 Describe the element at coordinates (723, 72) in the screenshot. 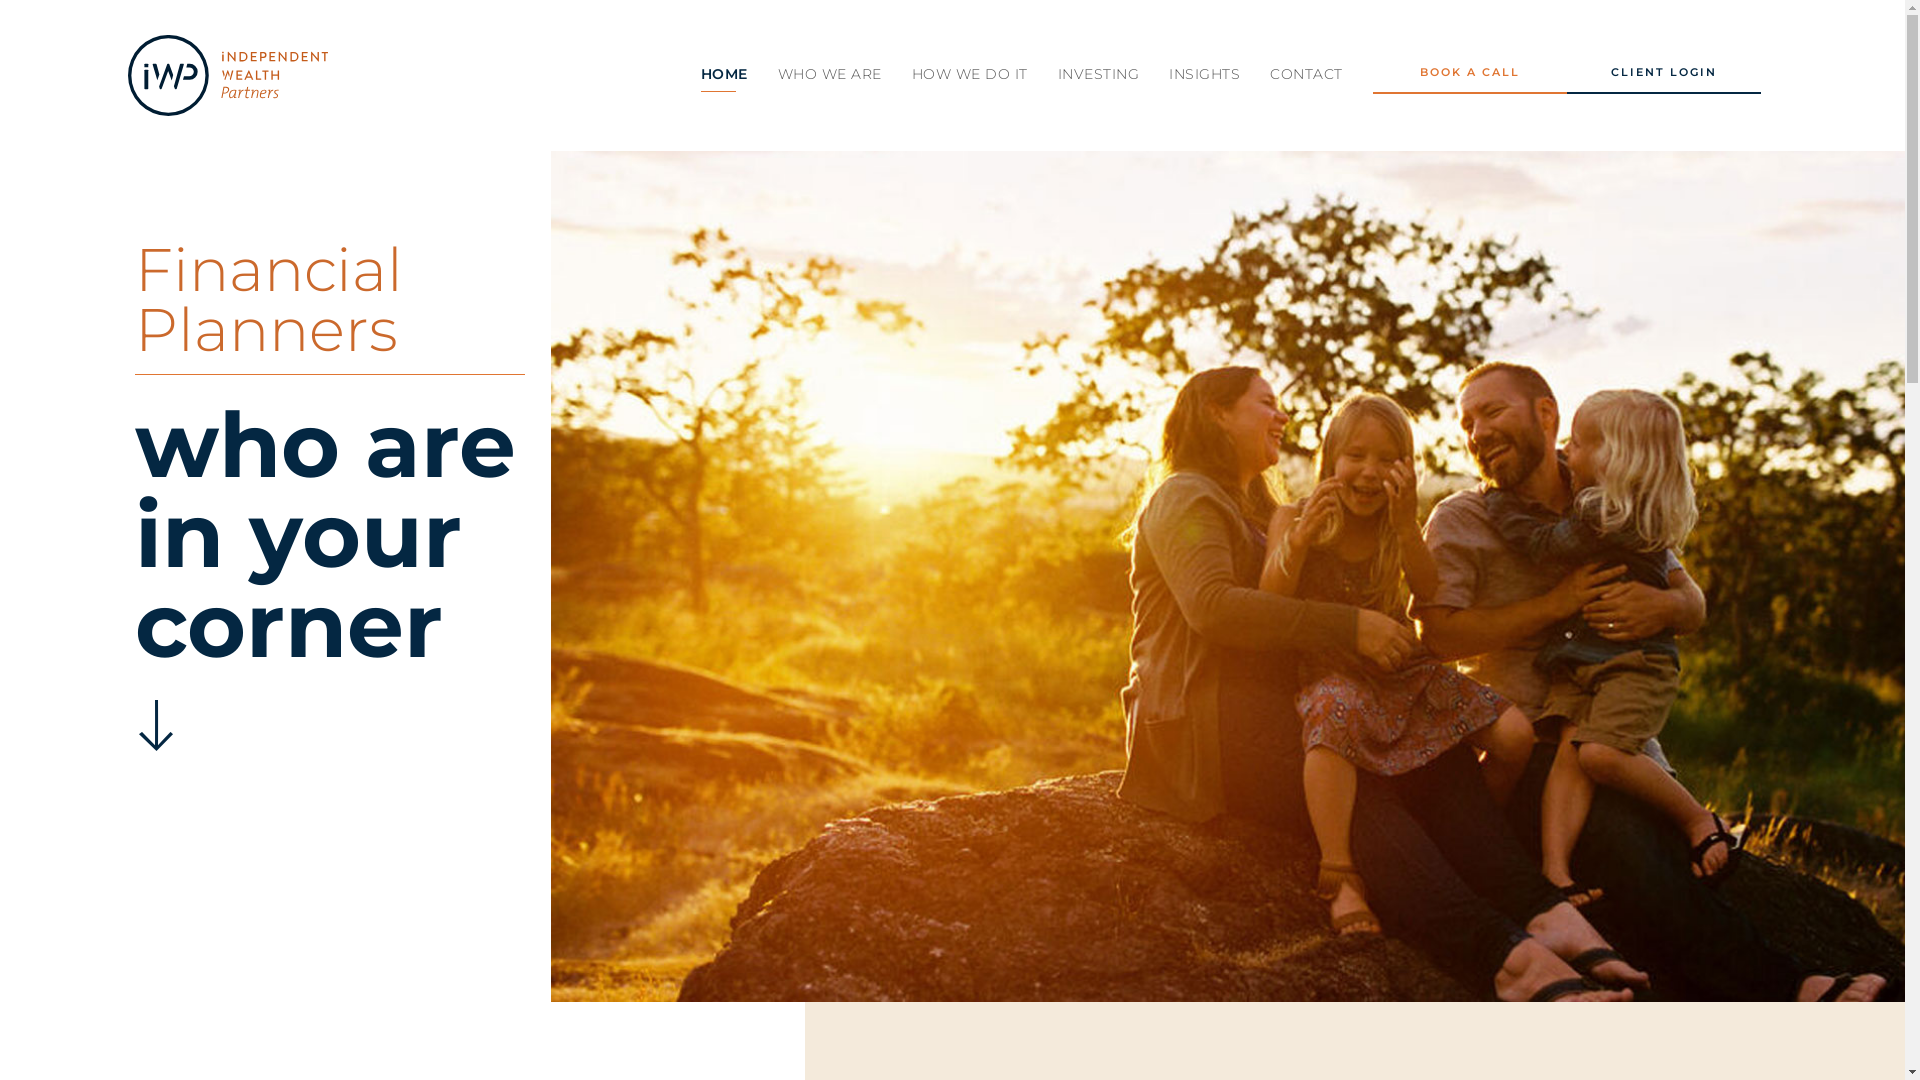

I see `'HOME'` at that location.